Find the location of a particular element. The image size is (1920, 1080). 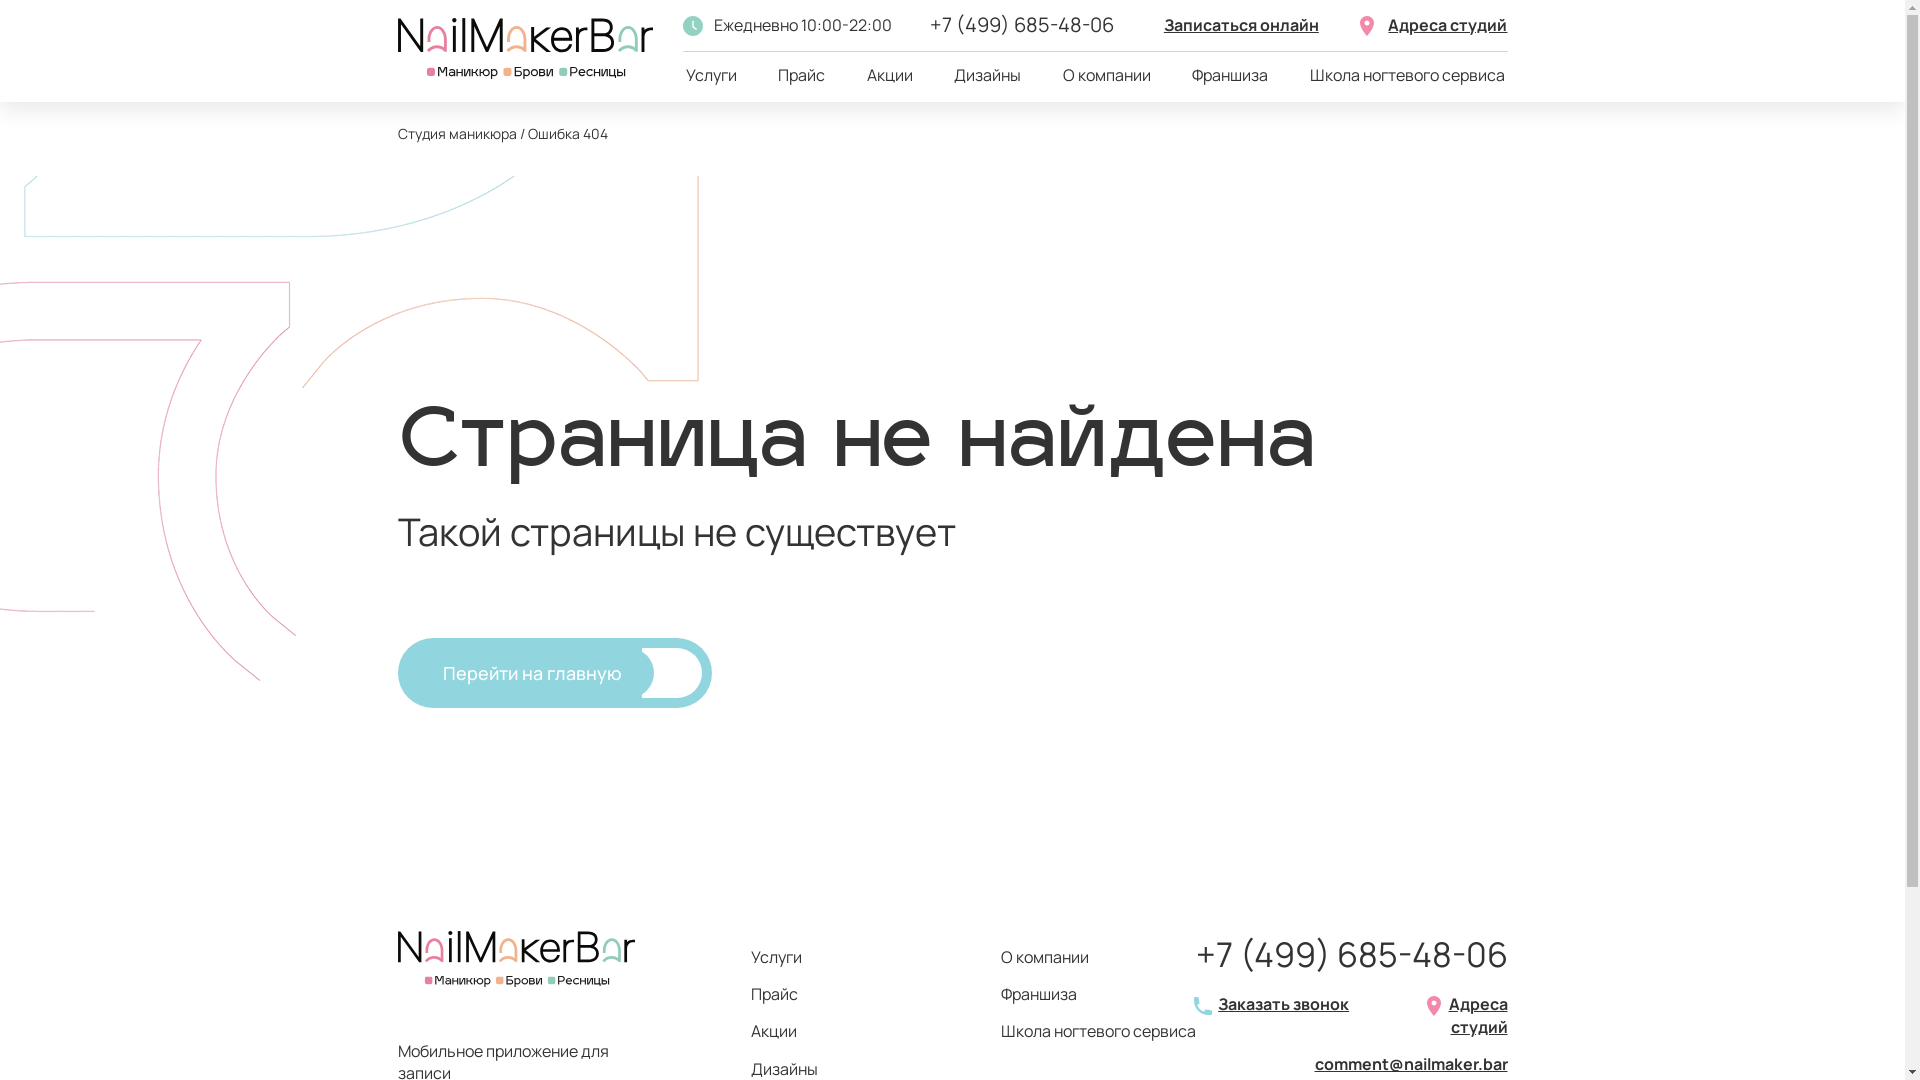

'comment@nailmaker.bar' is located at coordinates (1409, 1063).